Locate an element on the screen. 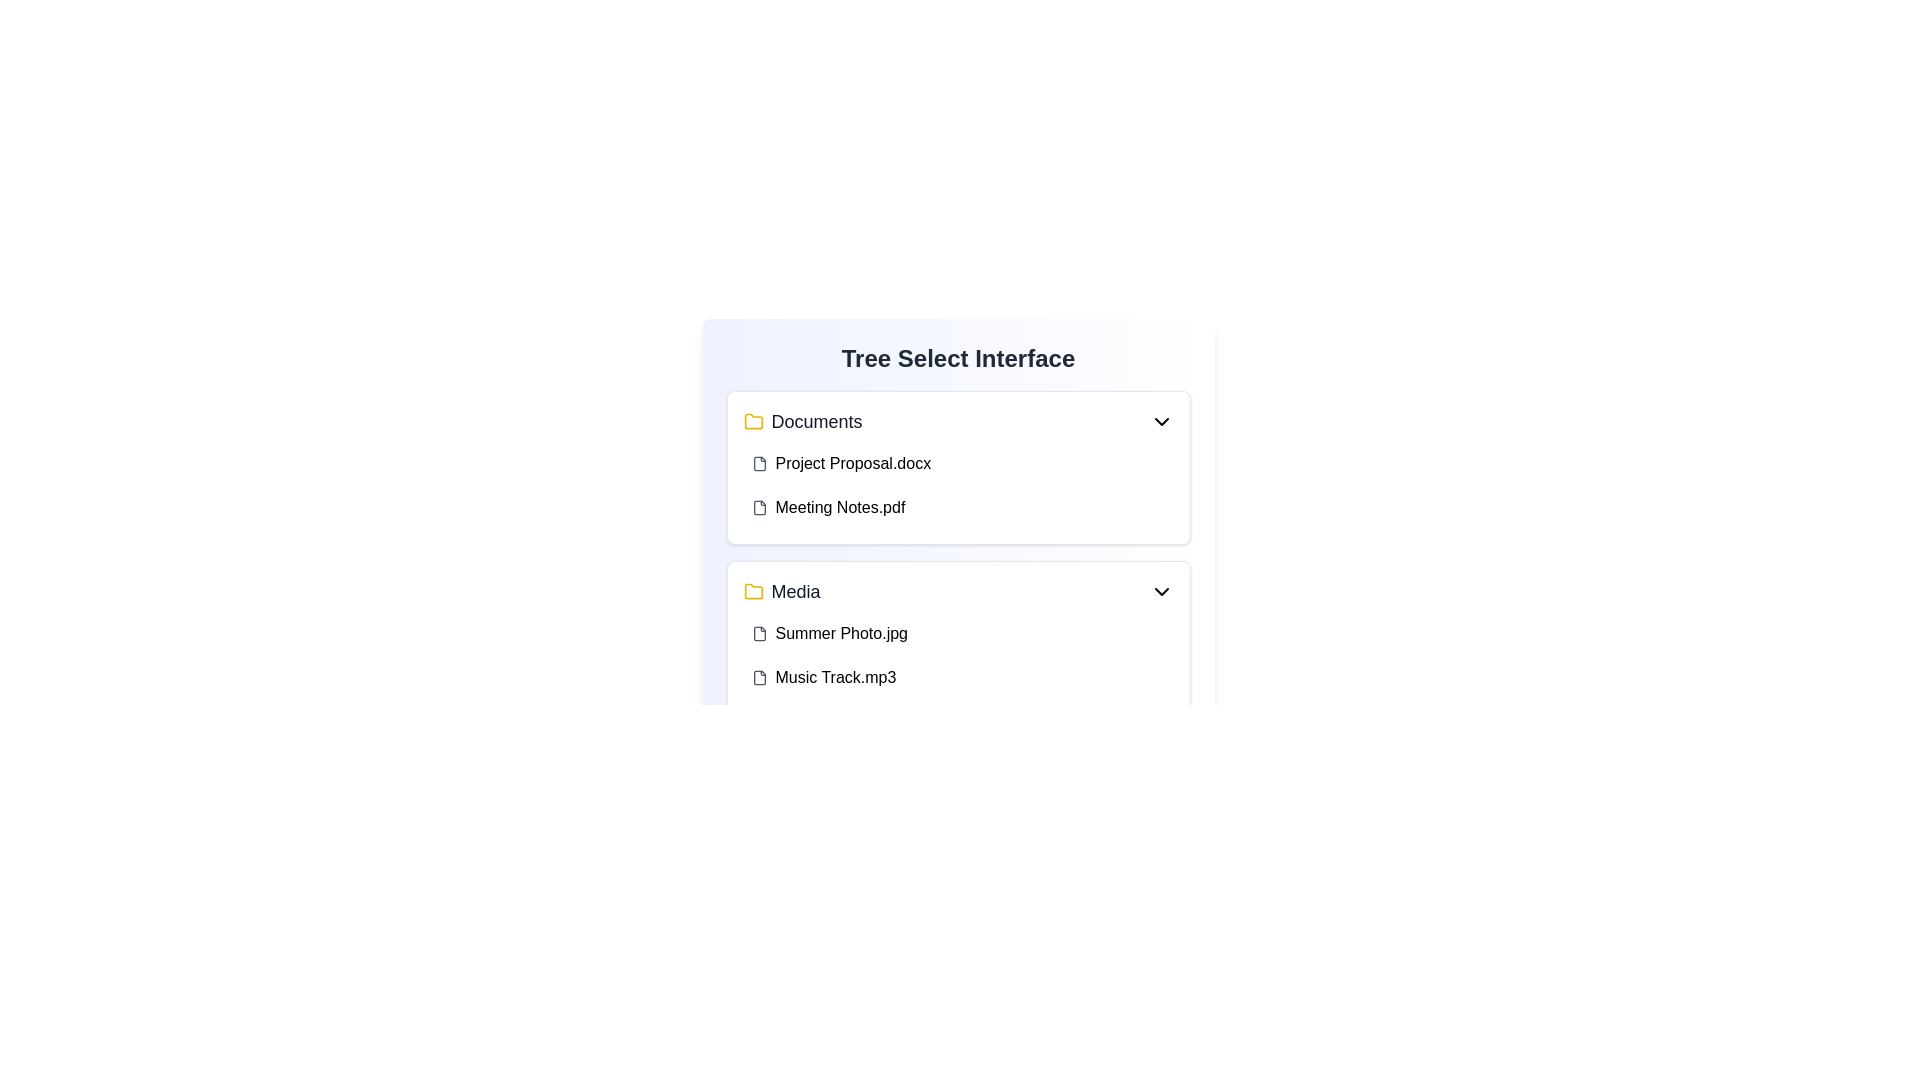 The width and height of the screenshot is (1920, 1080). the selectable file entry labeled 'Summer Photo.jpg' is located at coordinates (957, 633).